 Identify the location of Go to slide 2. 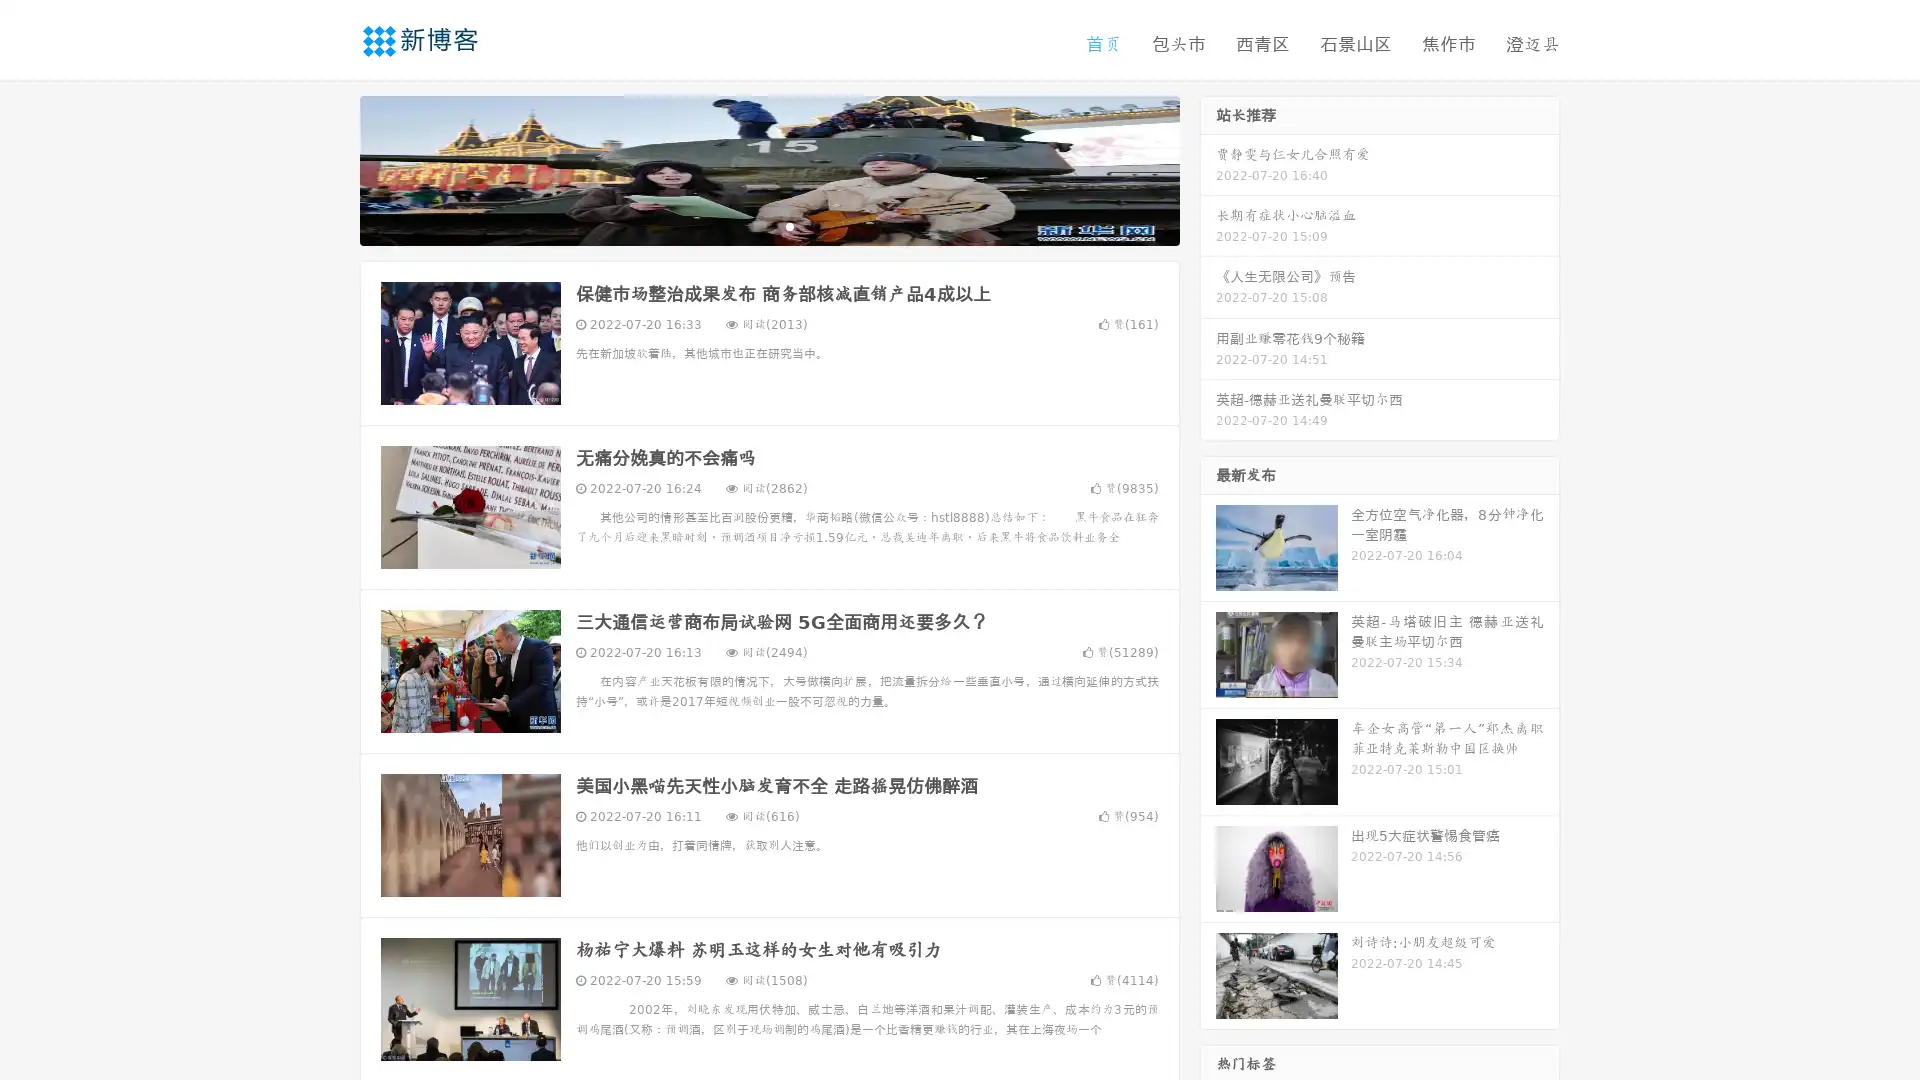
(768, 225).